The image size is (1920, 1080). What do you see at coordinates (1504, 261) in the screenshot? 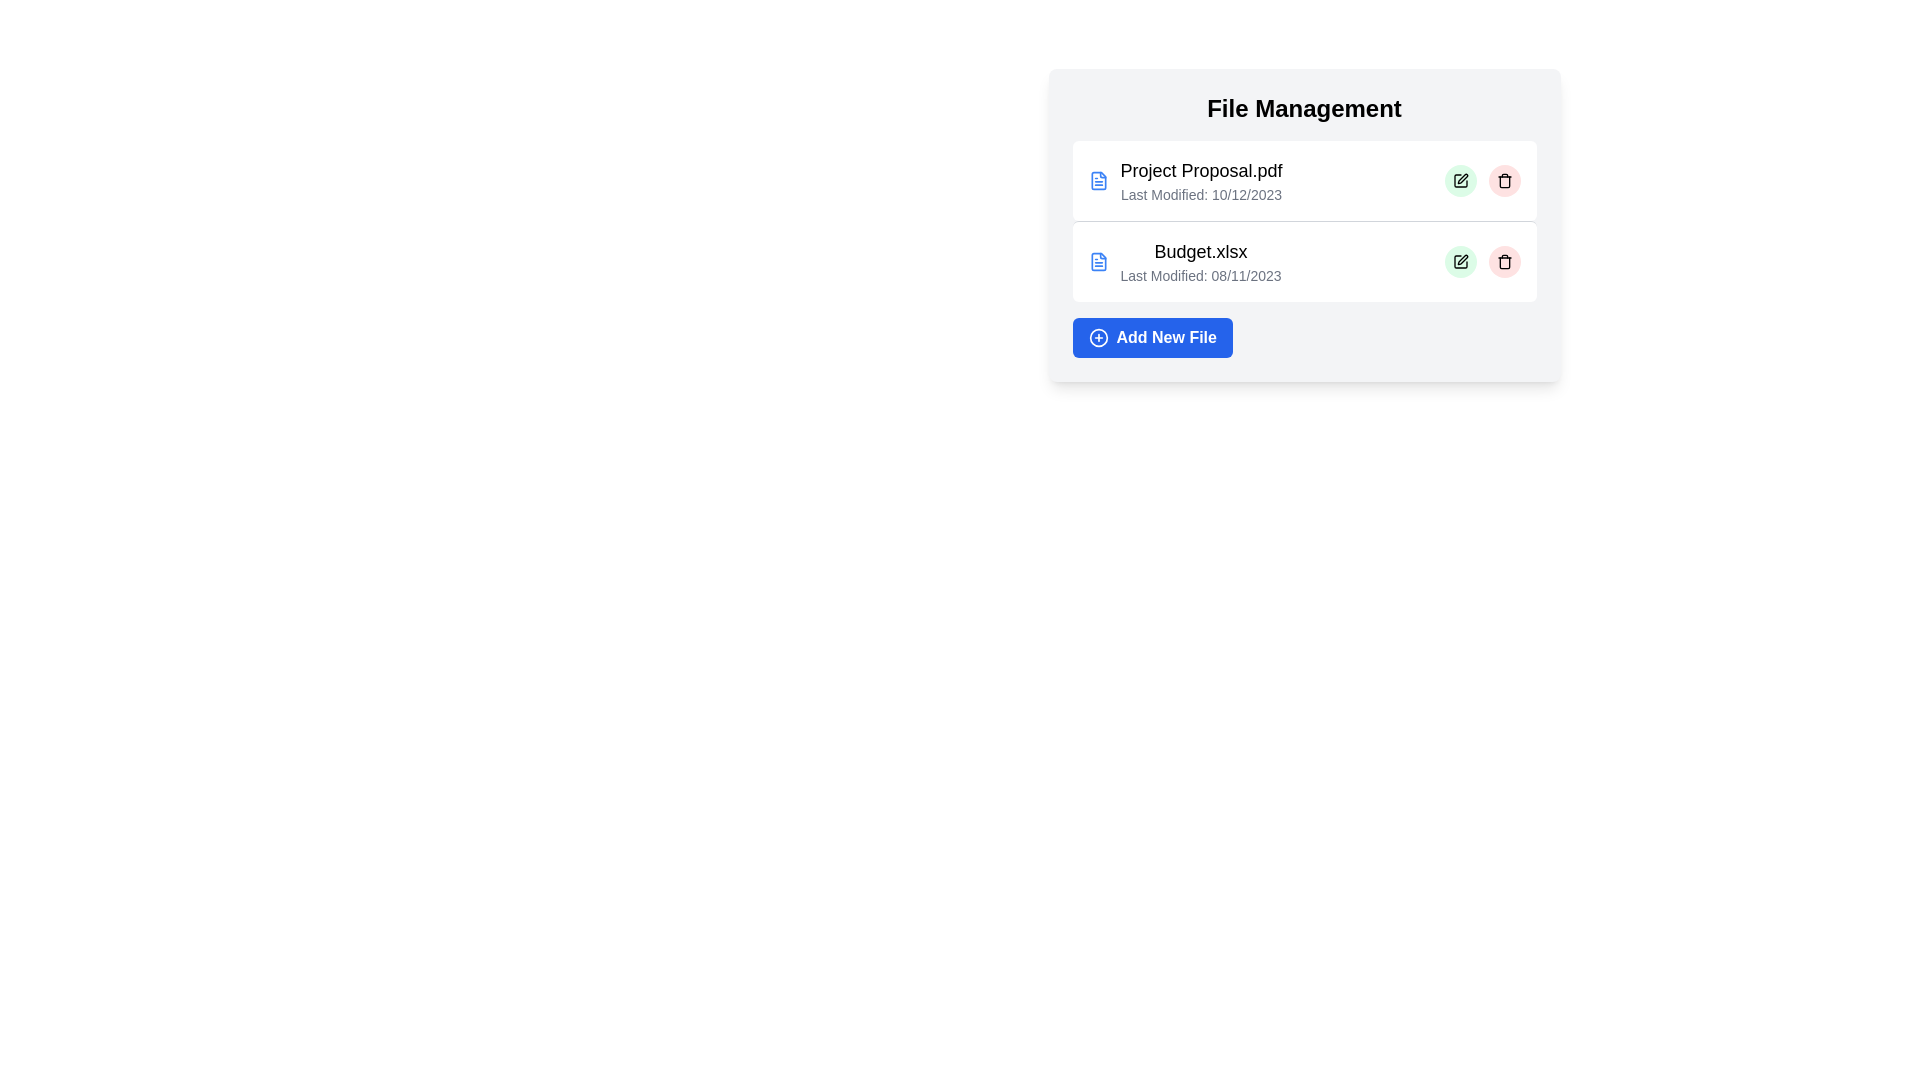
I see `the delete button for the file named Budget.xlsx` at bounding box center [1504, 261].